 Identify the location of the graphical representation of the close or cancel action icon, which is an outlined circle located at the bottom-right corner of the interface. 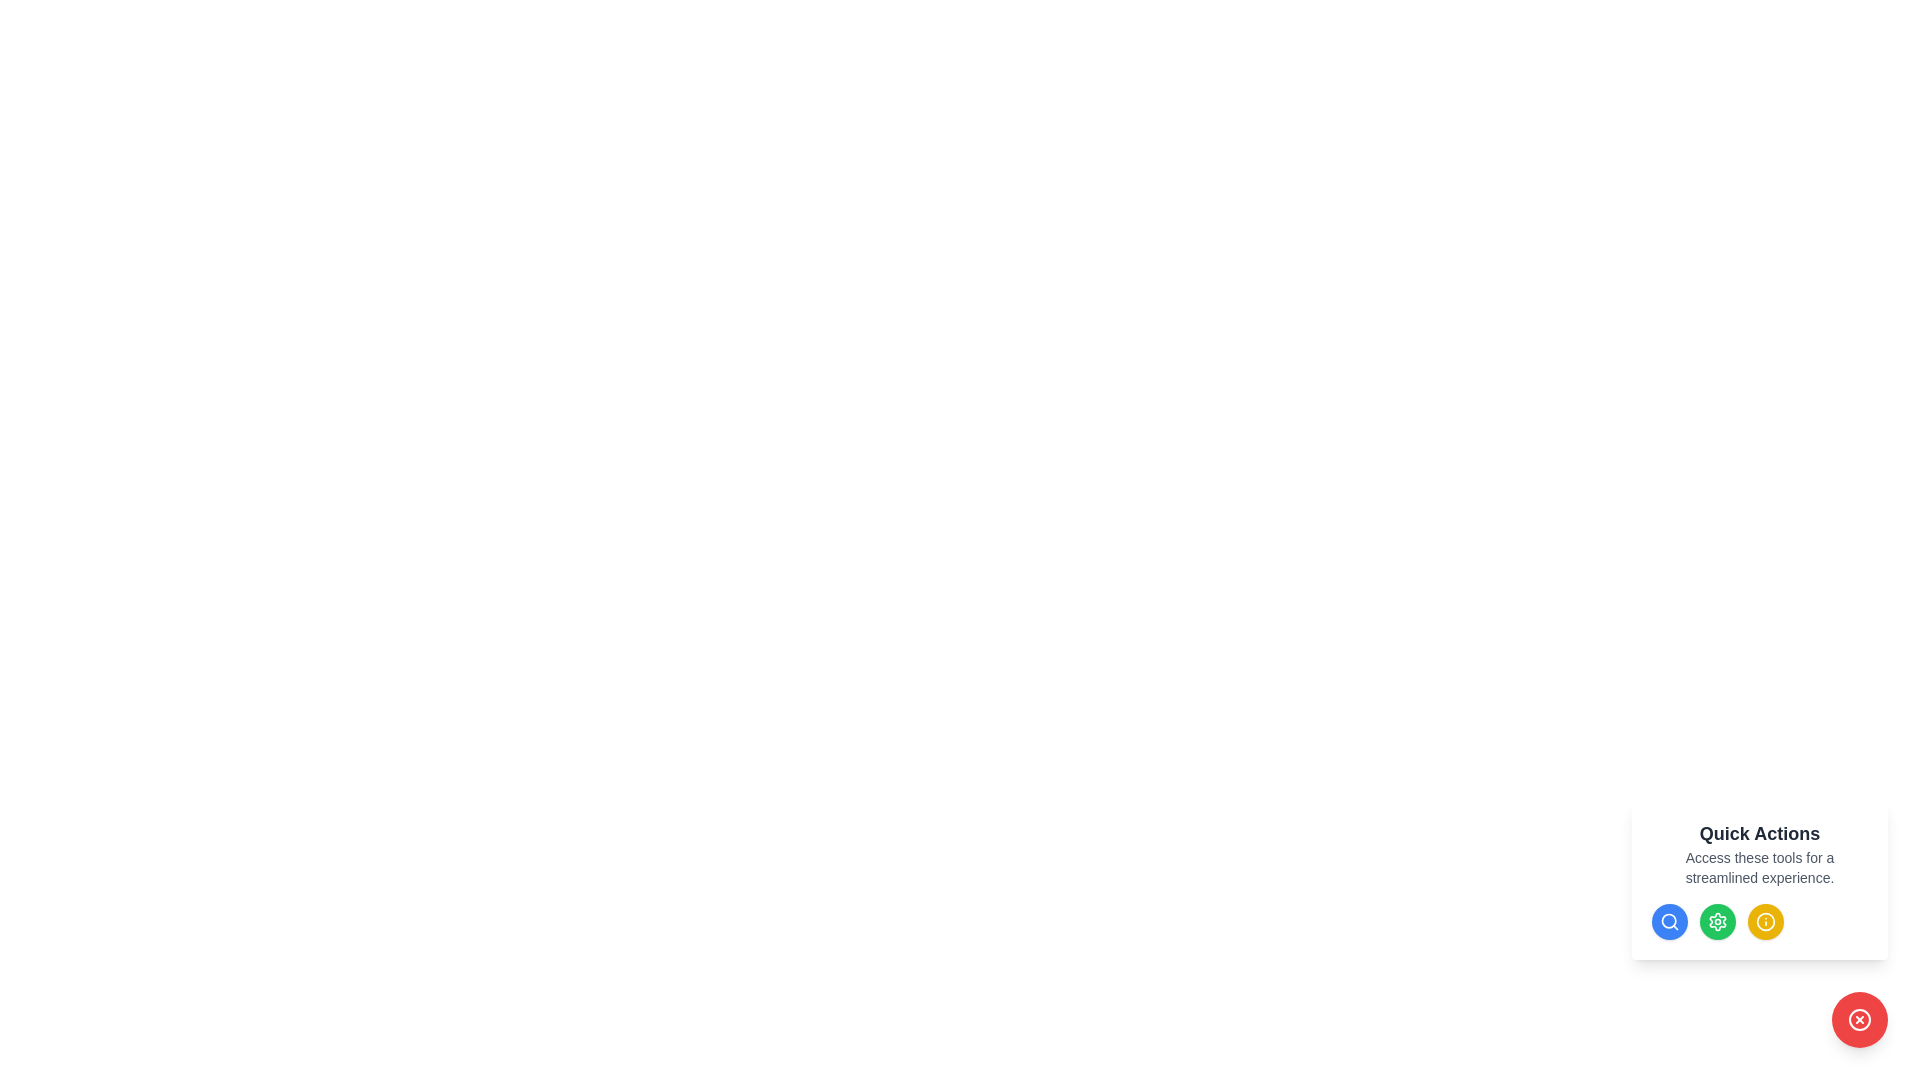
(1859, 1019).